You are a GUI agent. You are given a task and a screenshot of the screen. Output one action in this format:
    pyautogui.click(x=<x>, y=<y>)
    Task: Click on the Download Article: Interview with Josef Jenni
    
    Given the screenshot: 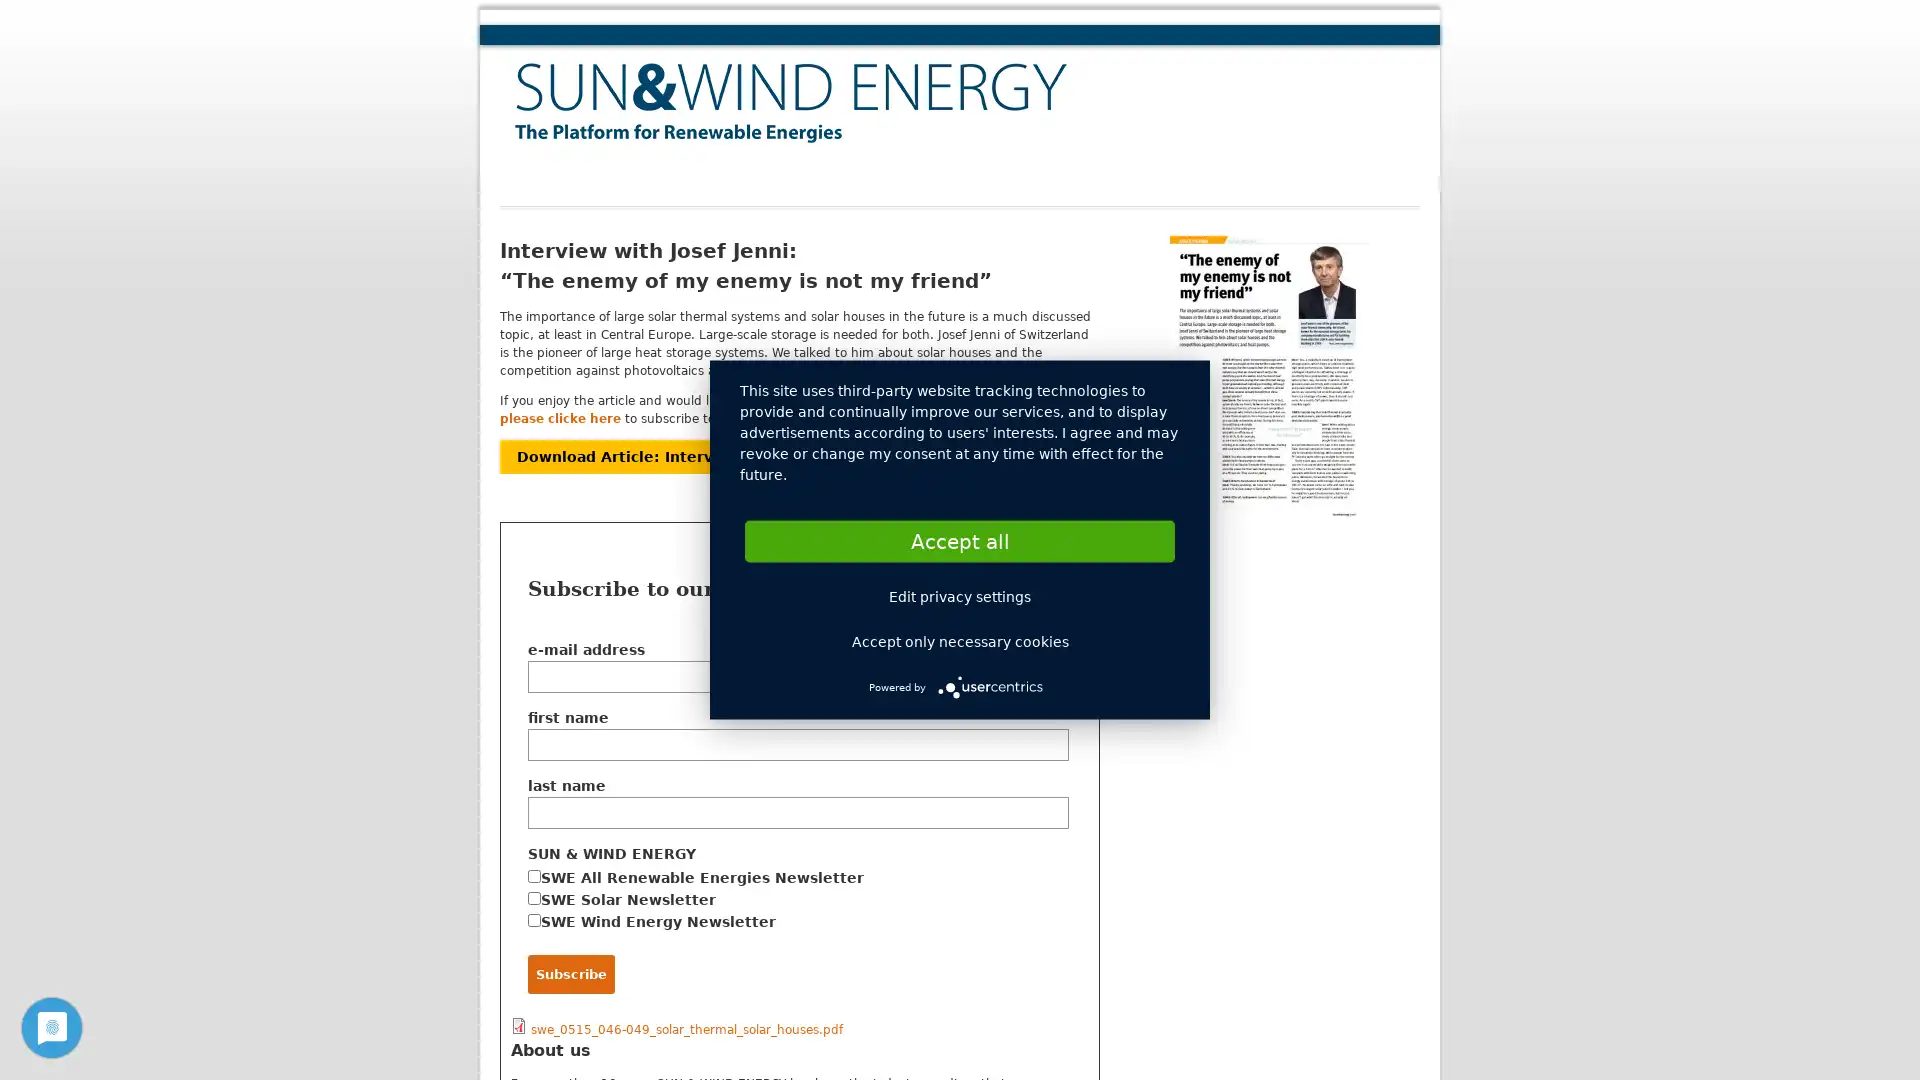 What is the action you would take?
    pyautogui.click(x=693, y=456)
    